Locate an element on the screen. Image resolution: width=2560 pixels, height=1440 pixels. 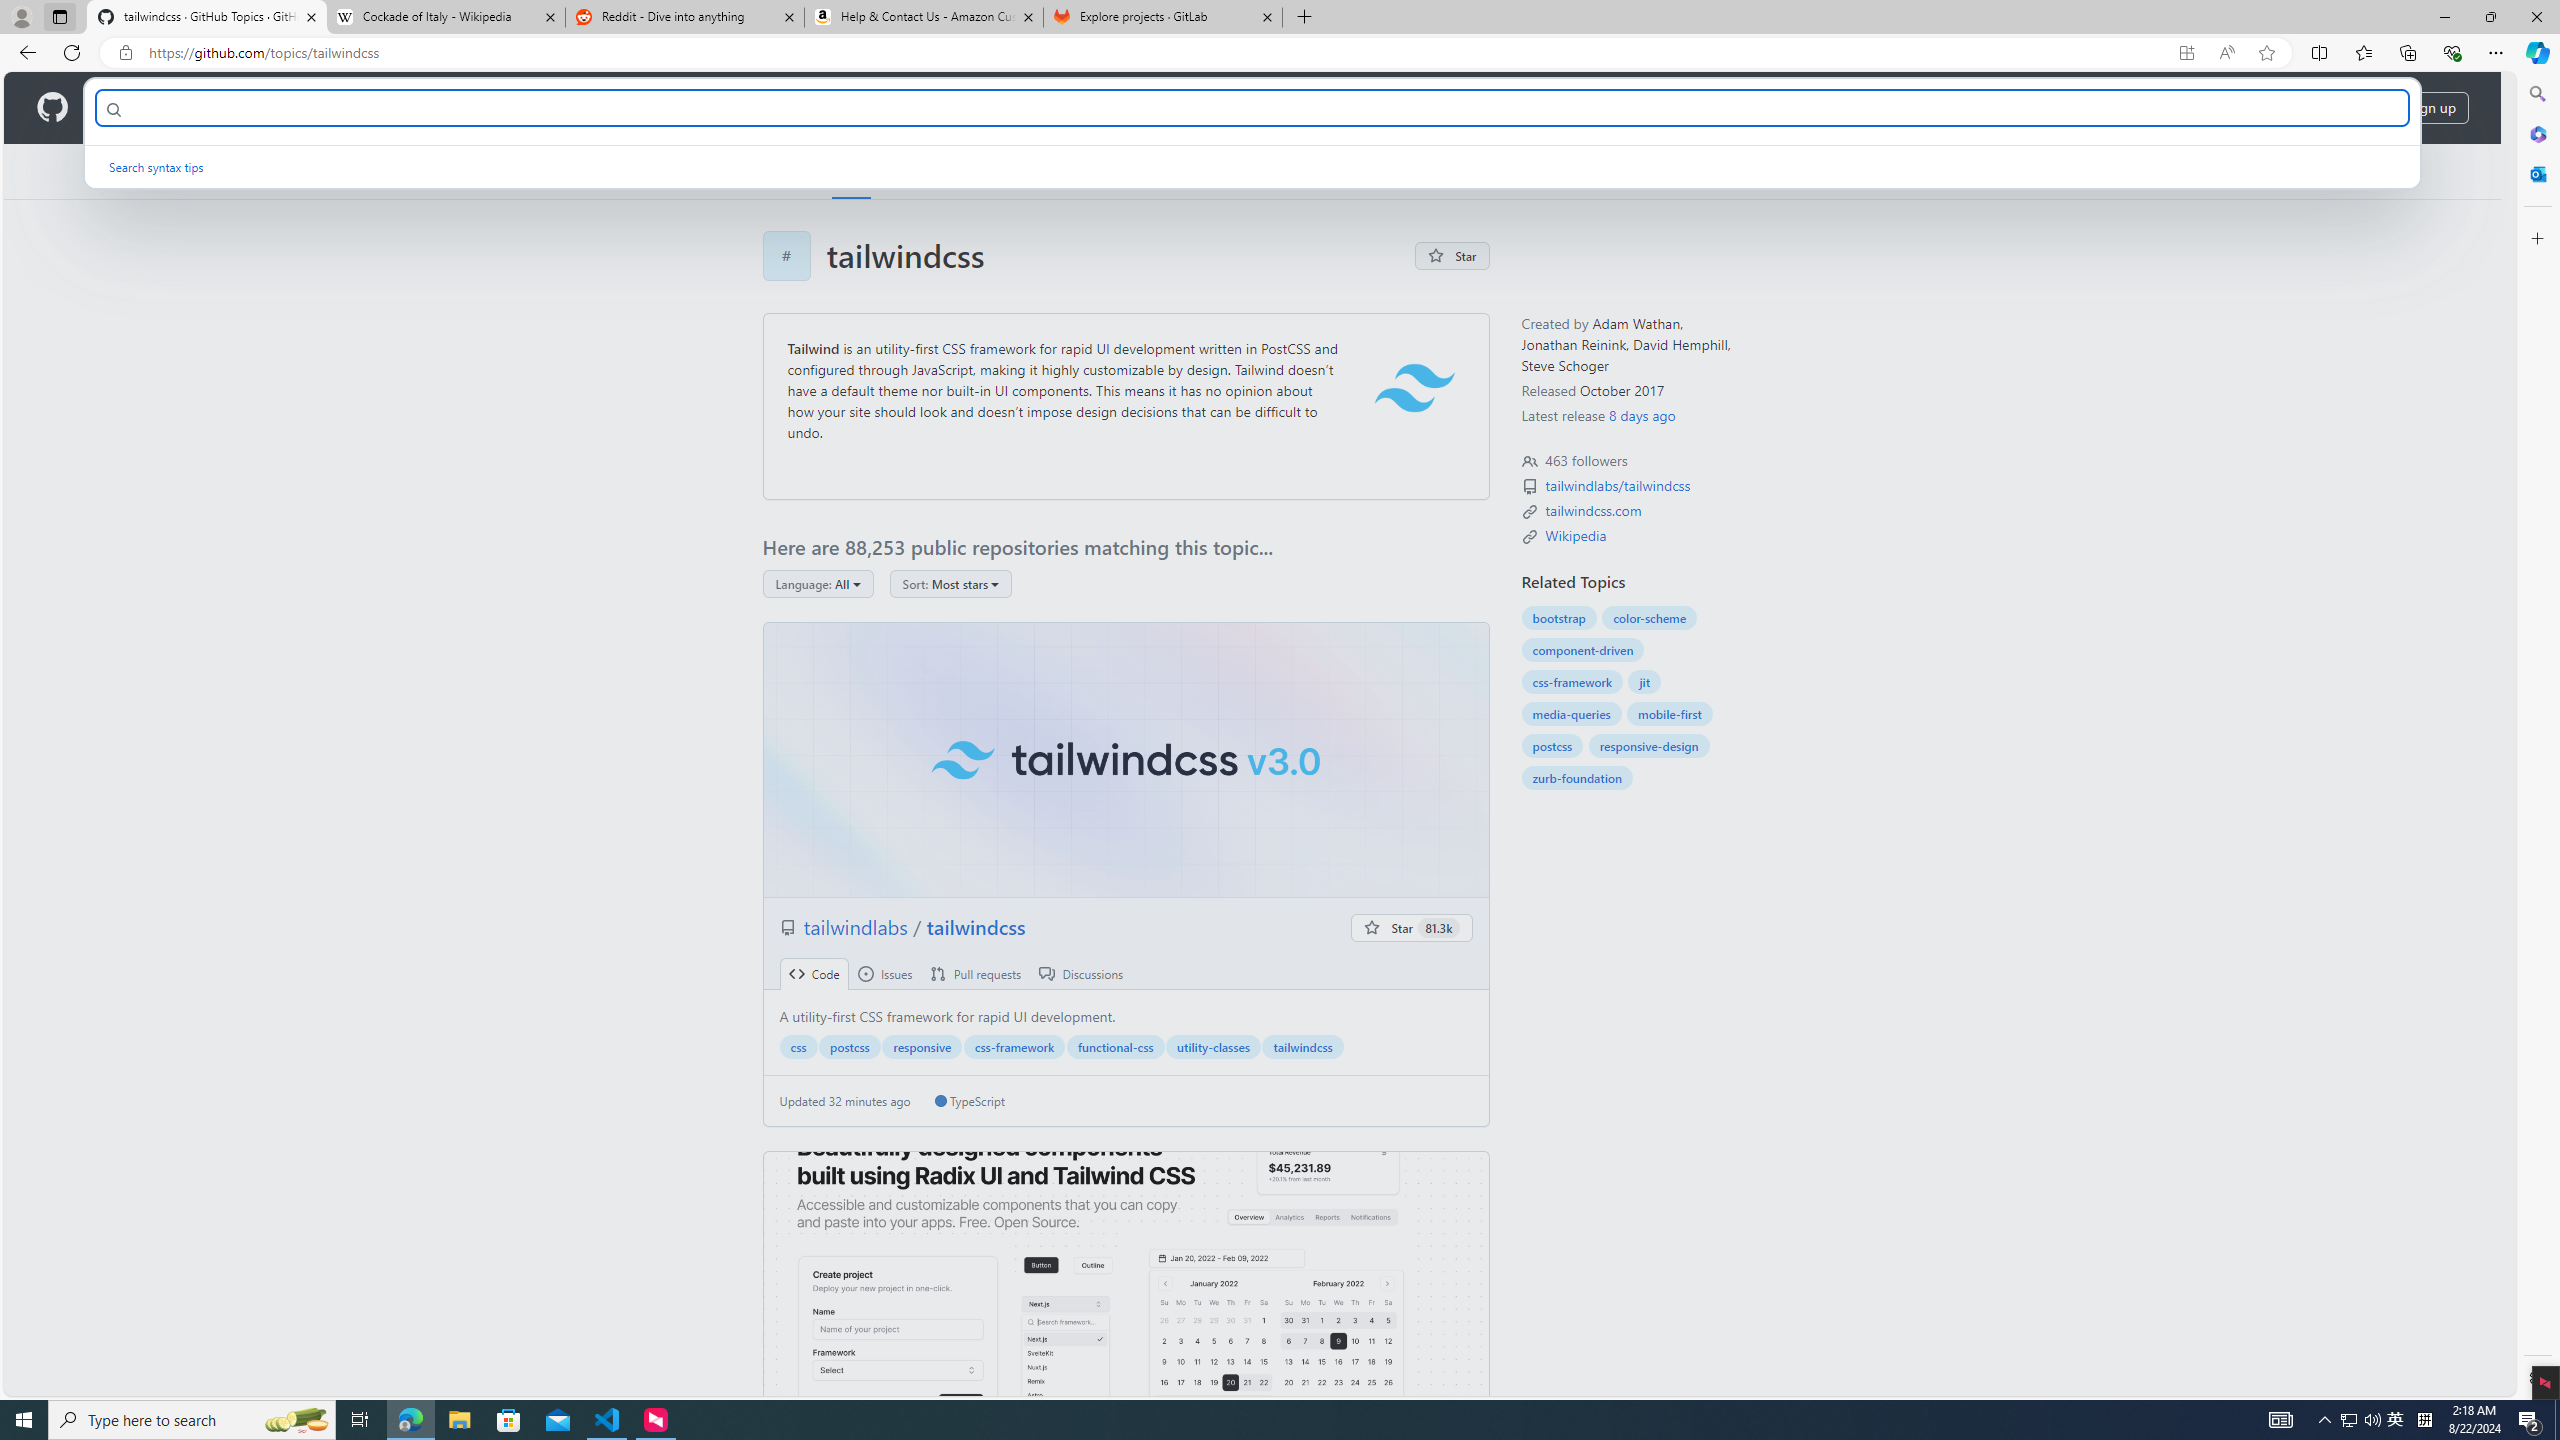
'Solutions' is located at coordinates (224, 107).